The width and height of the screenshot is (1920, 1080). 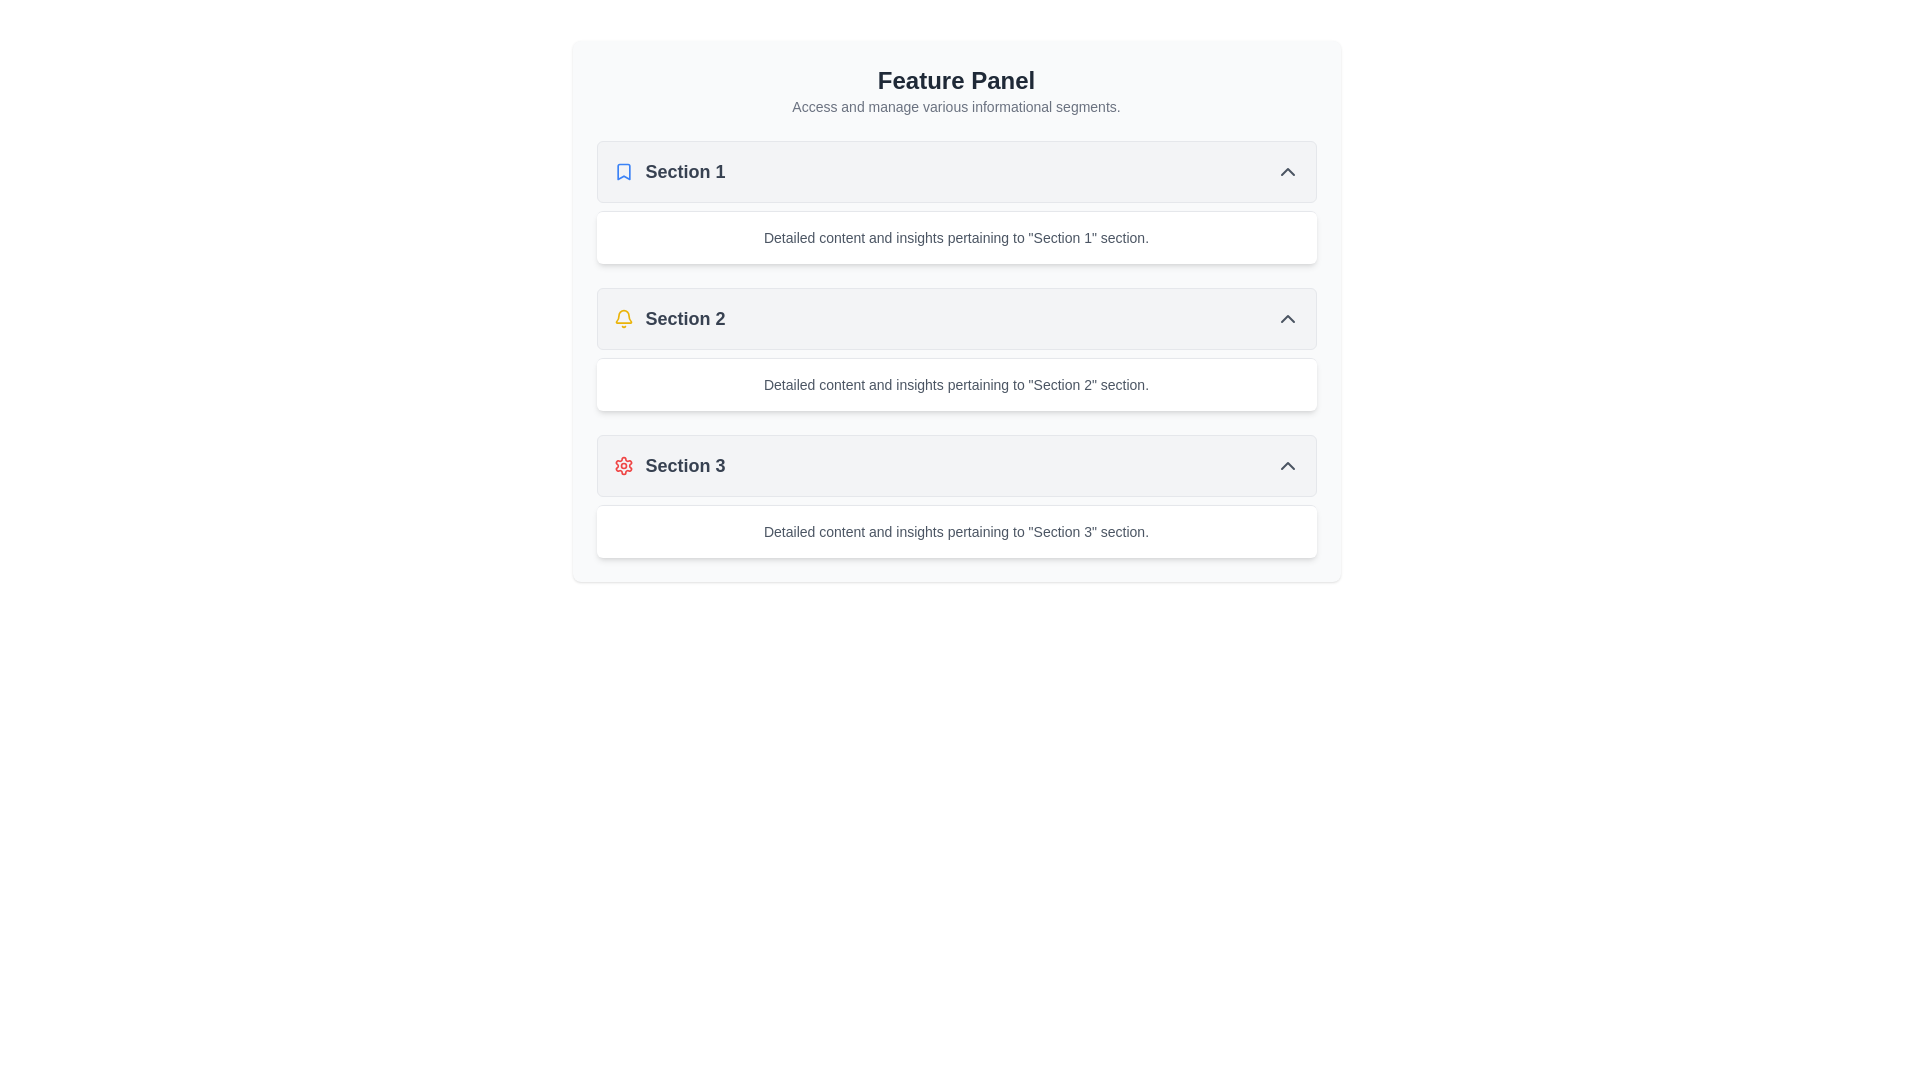 I want to click on text label displaying 'Detailed content and insights pertaining to Section 3 section.' located below the title 'Section 3' in the third section of the interface, so click(x=955, y=531).